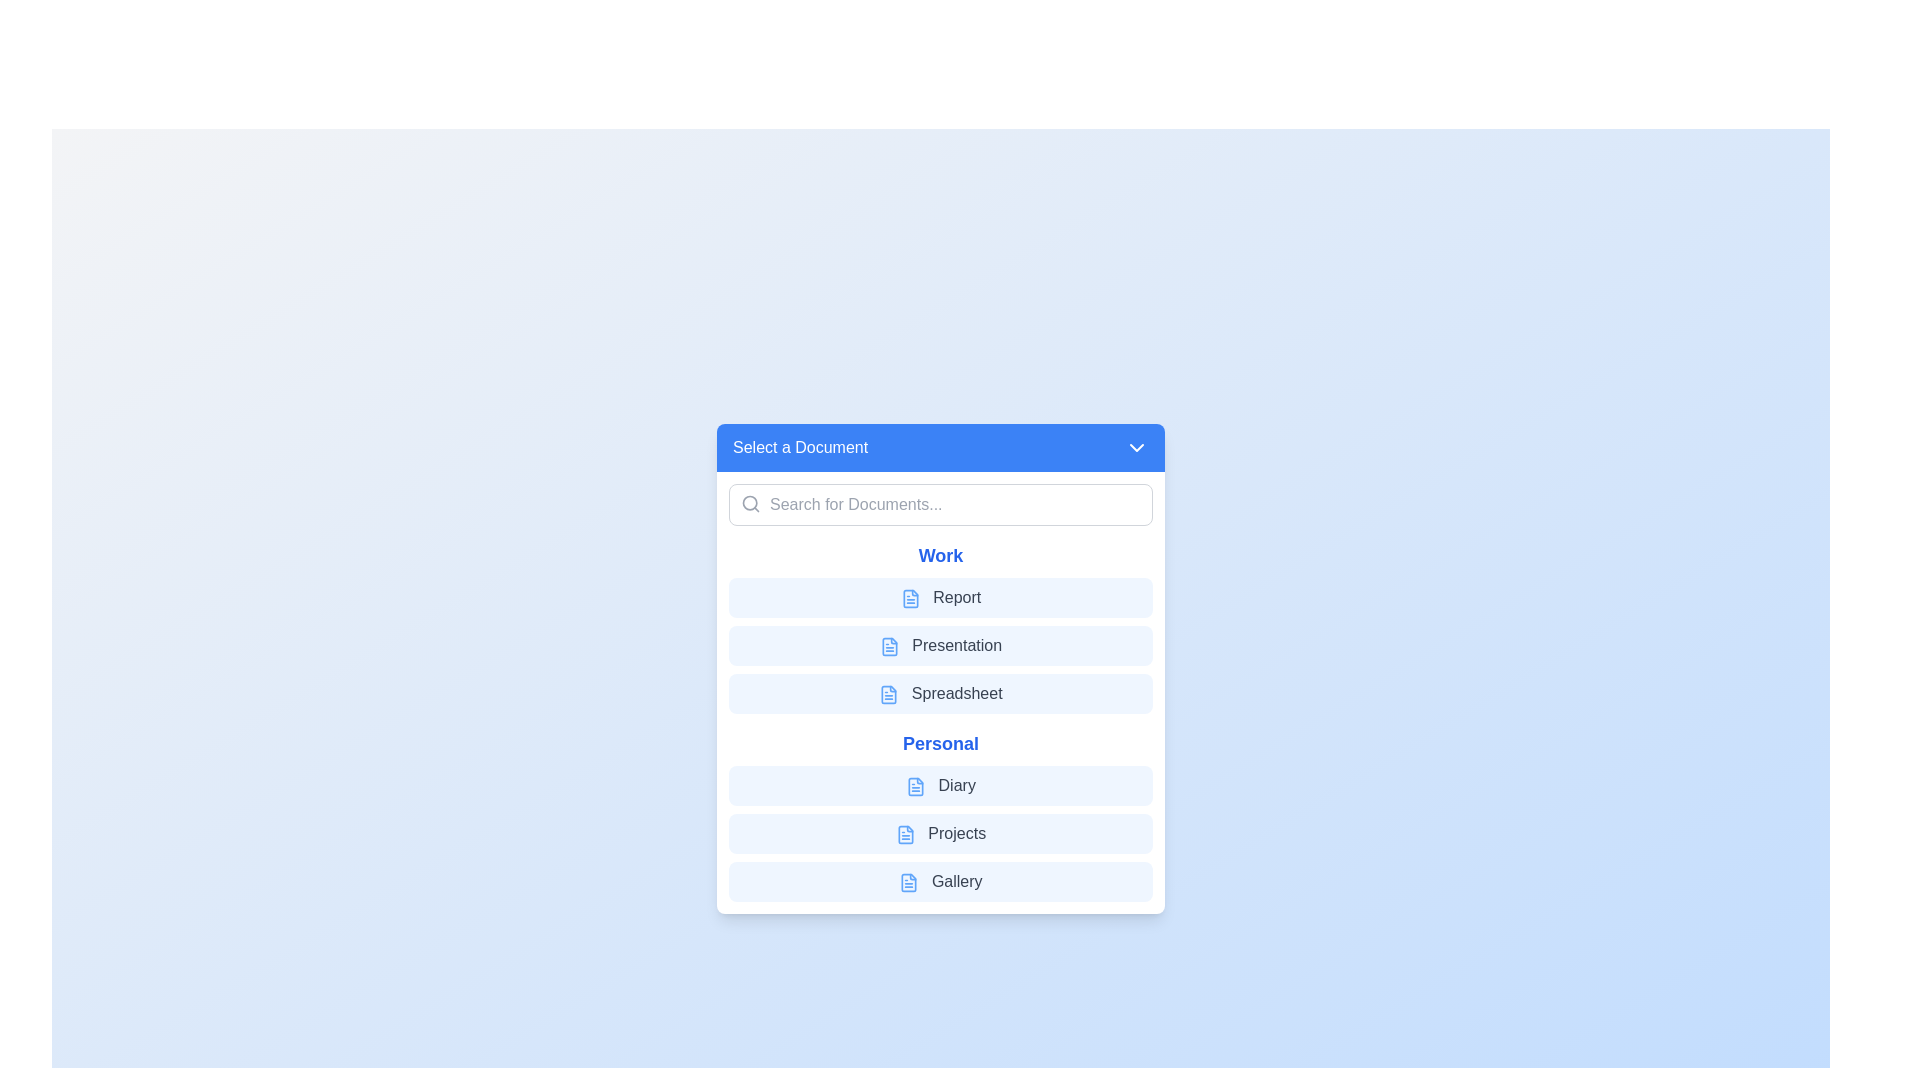 The image size is (1920, 1080). What do you see at coordinates (800, 446) in the screenshot?
I see `the Text Label that displays the current selection or prompts users to make a selection for a document, located in the top-left corner of the dropdown's header, left-aligned to a chevron-down icon` at bounding box center [800, 446].